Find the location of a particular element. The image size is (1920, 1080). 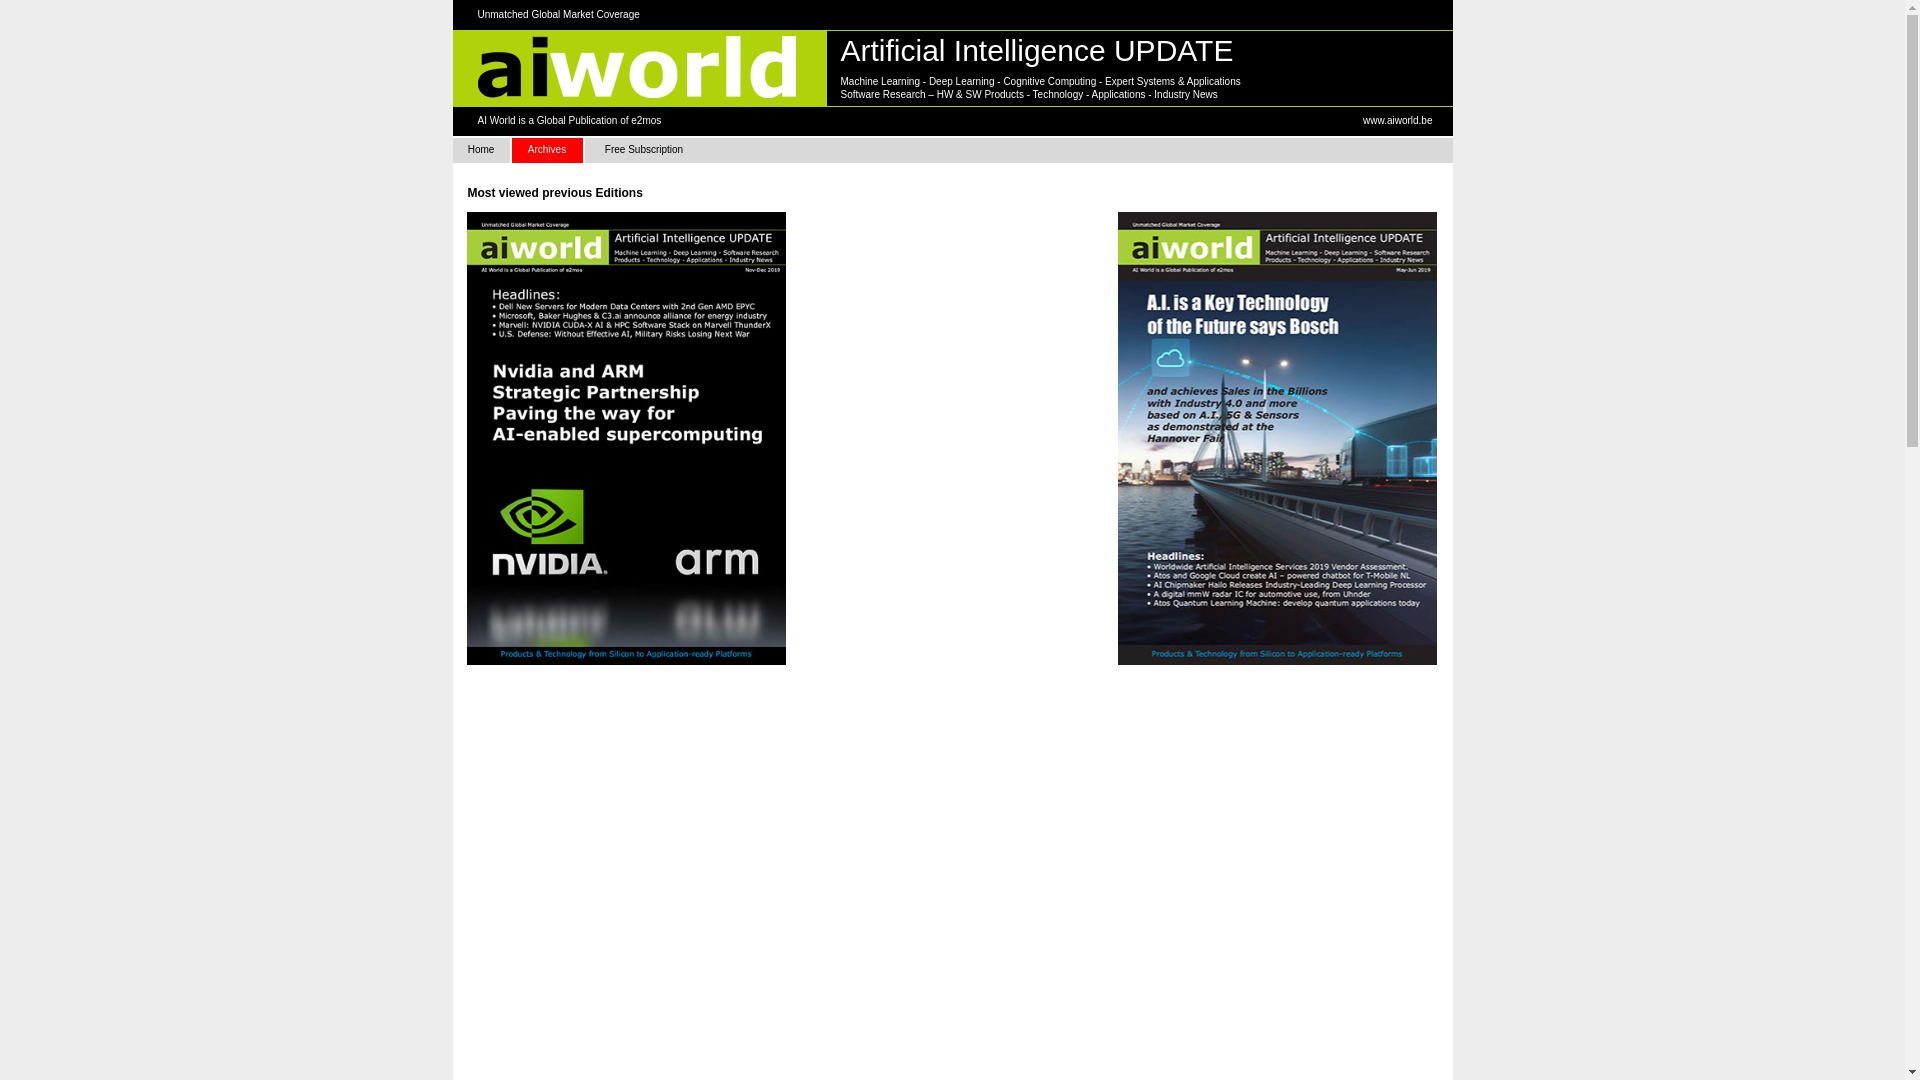

'Archives' is located at coordinates (547, 149).